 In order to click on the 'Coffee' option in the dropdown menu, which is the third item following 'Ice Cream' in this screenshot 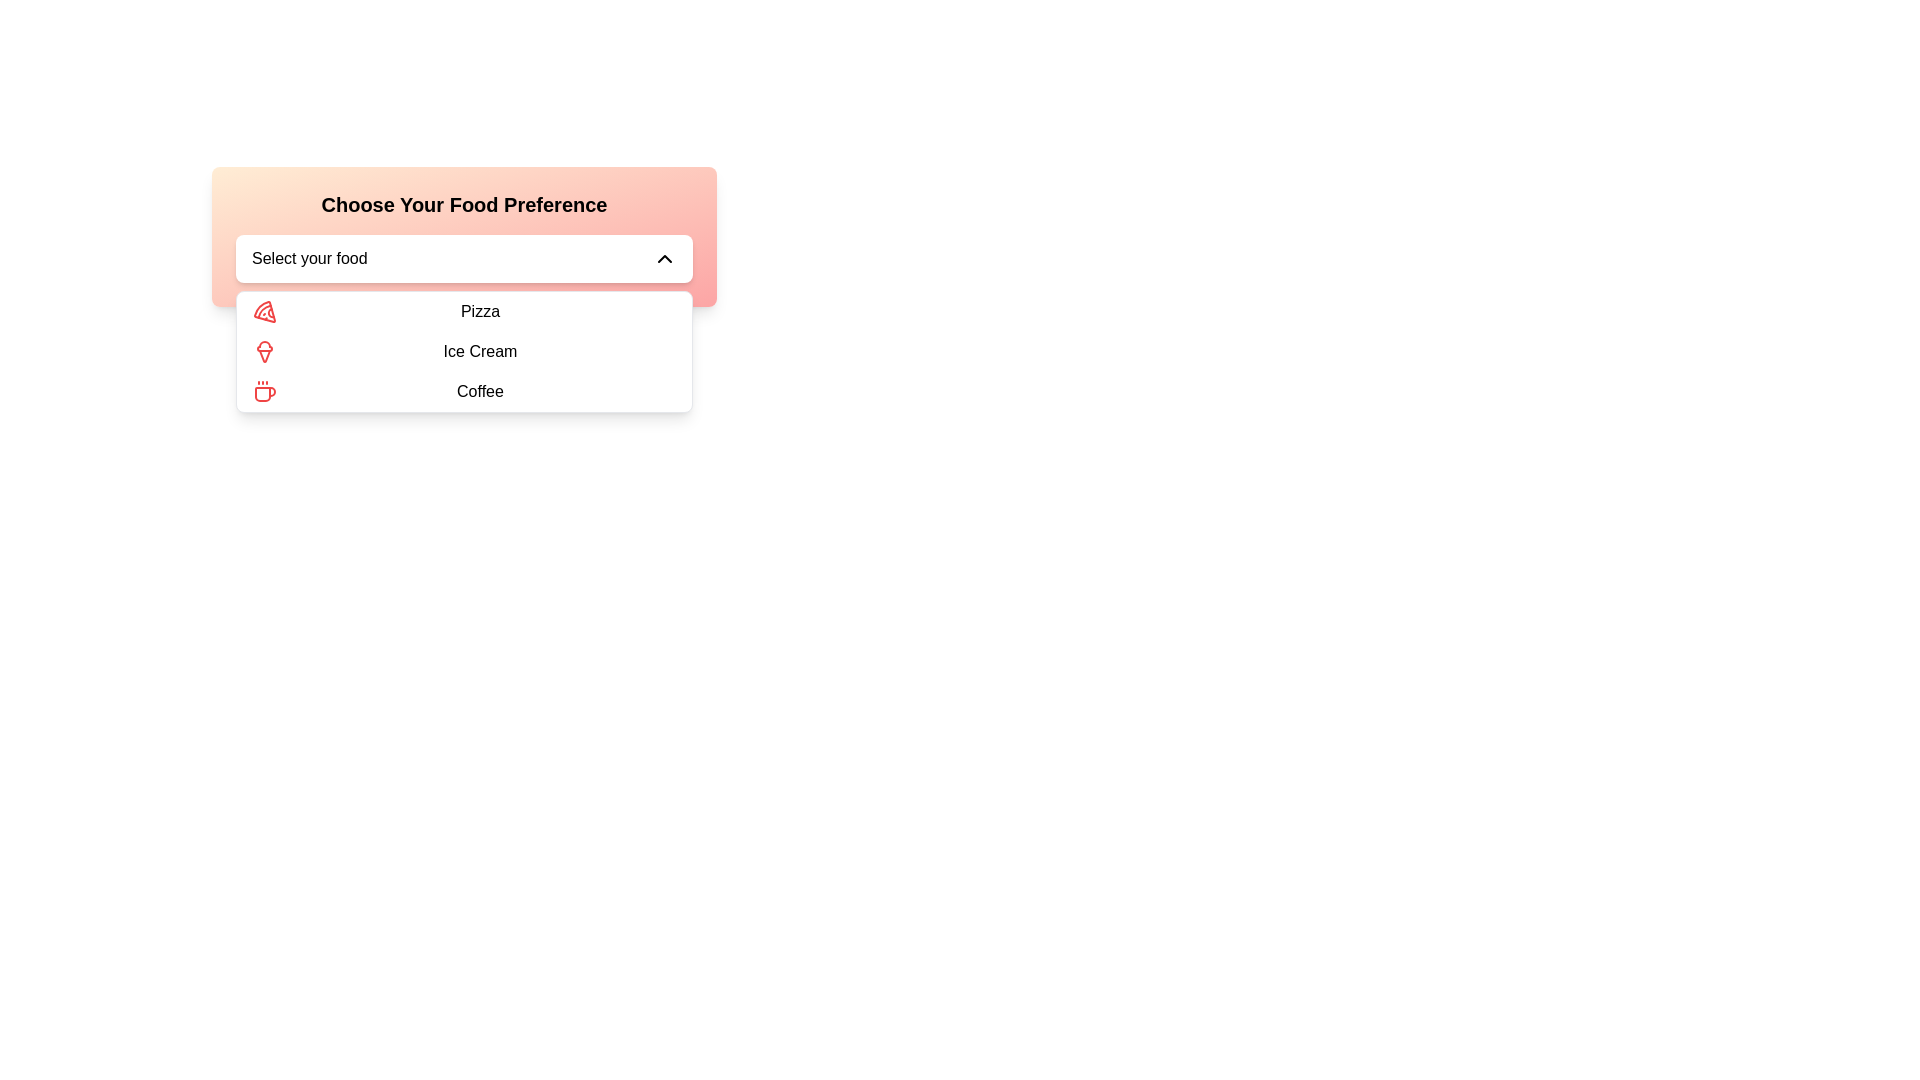, I will do `click(463, 392)`.